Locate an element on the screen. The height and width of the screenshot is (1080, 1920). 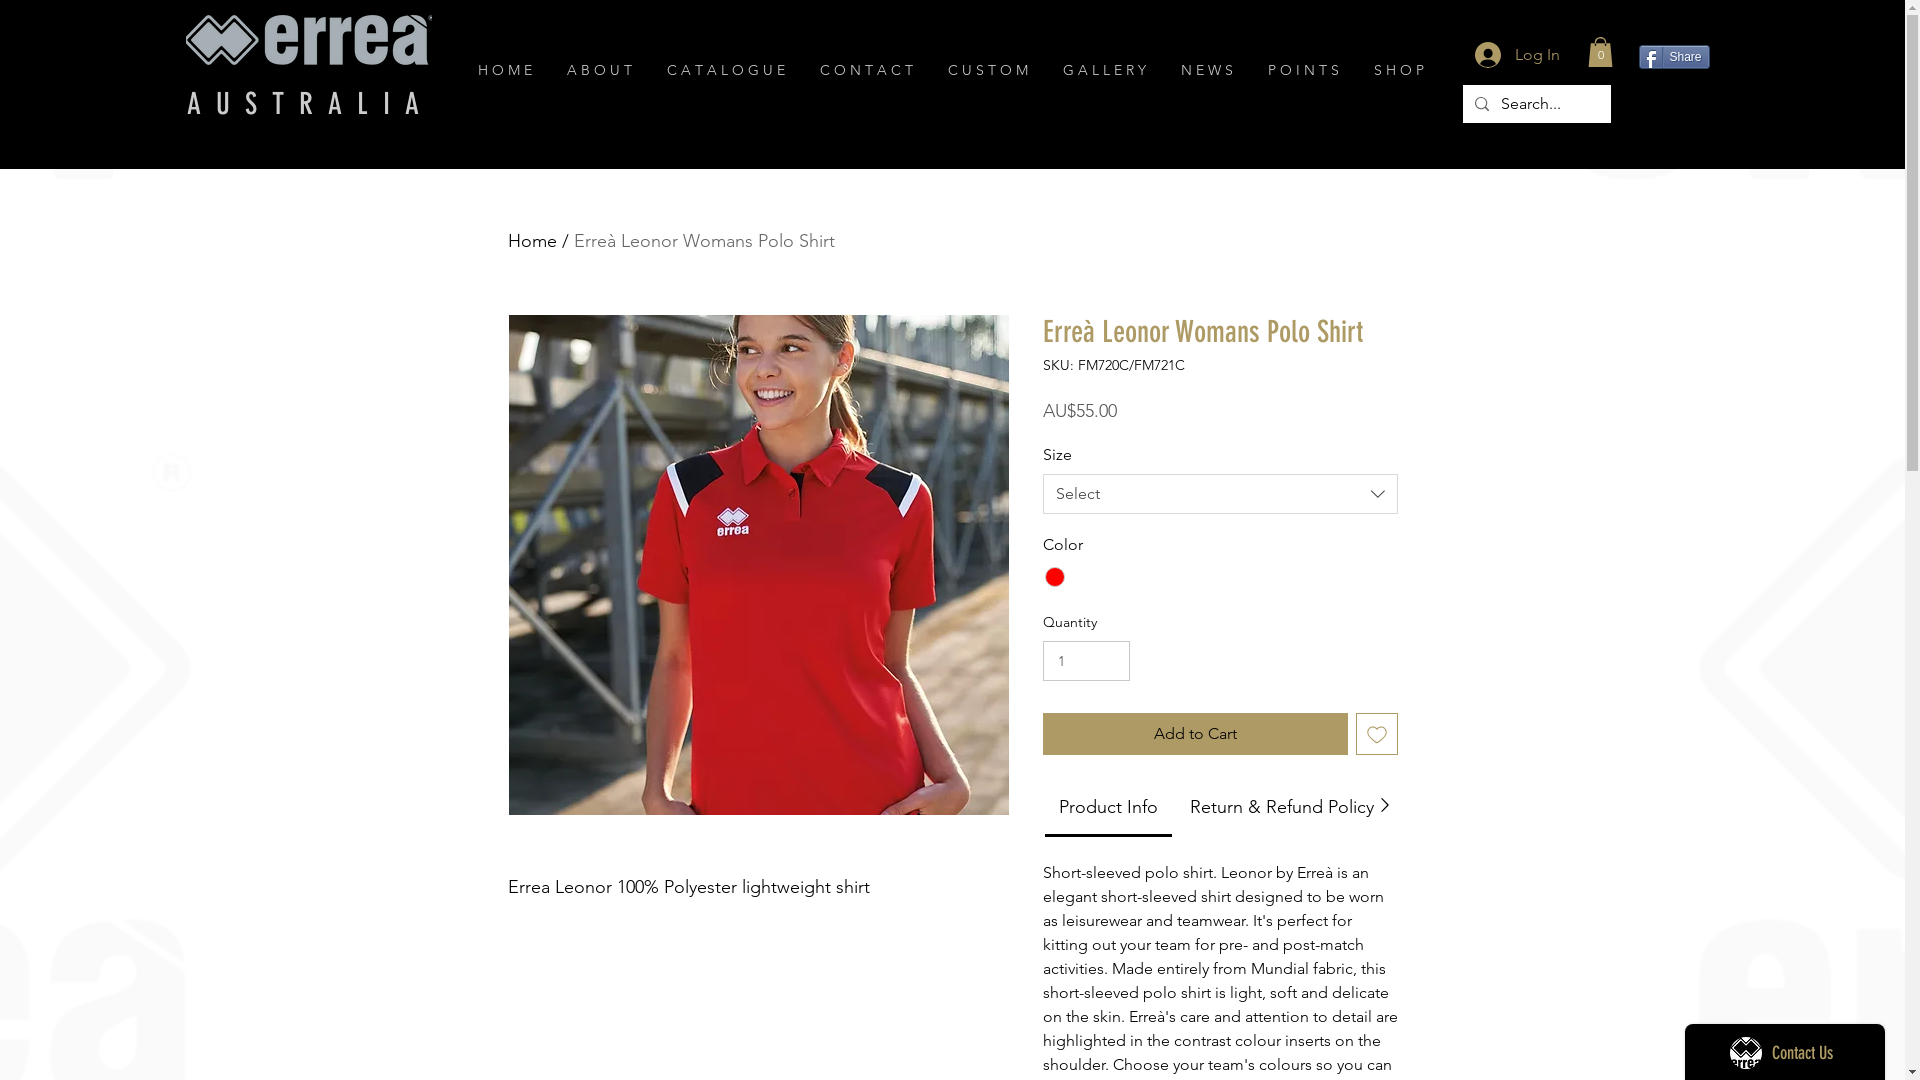
'N E W S' is located at coordinates (1208, 68).